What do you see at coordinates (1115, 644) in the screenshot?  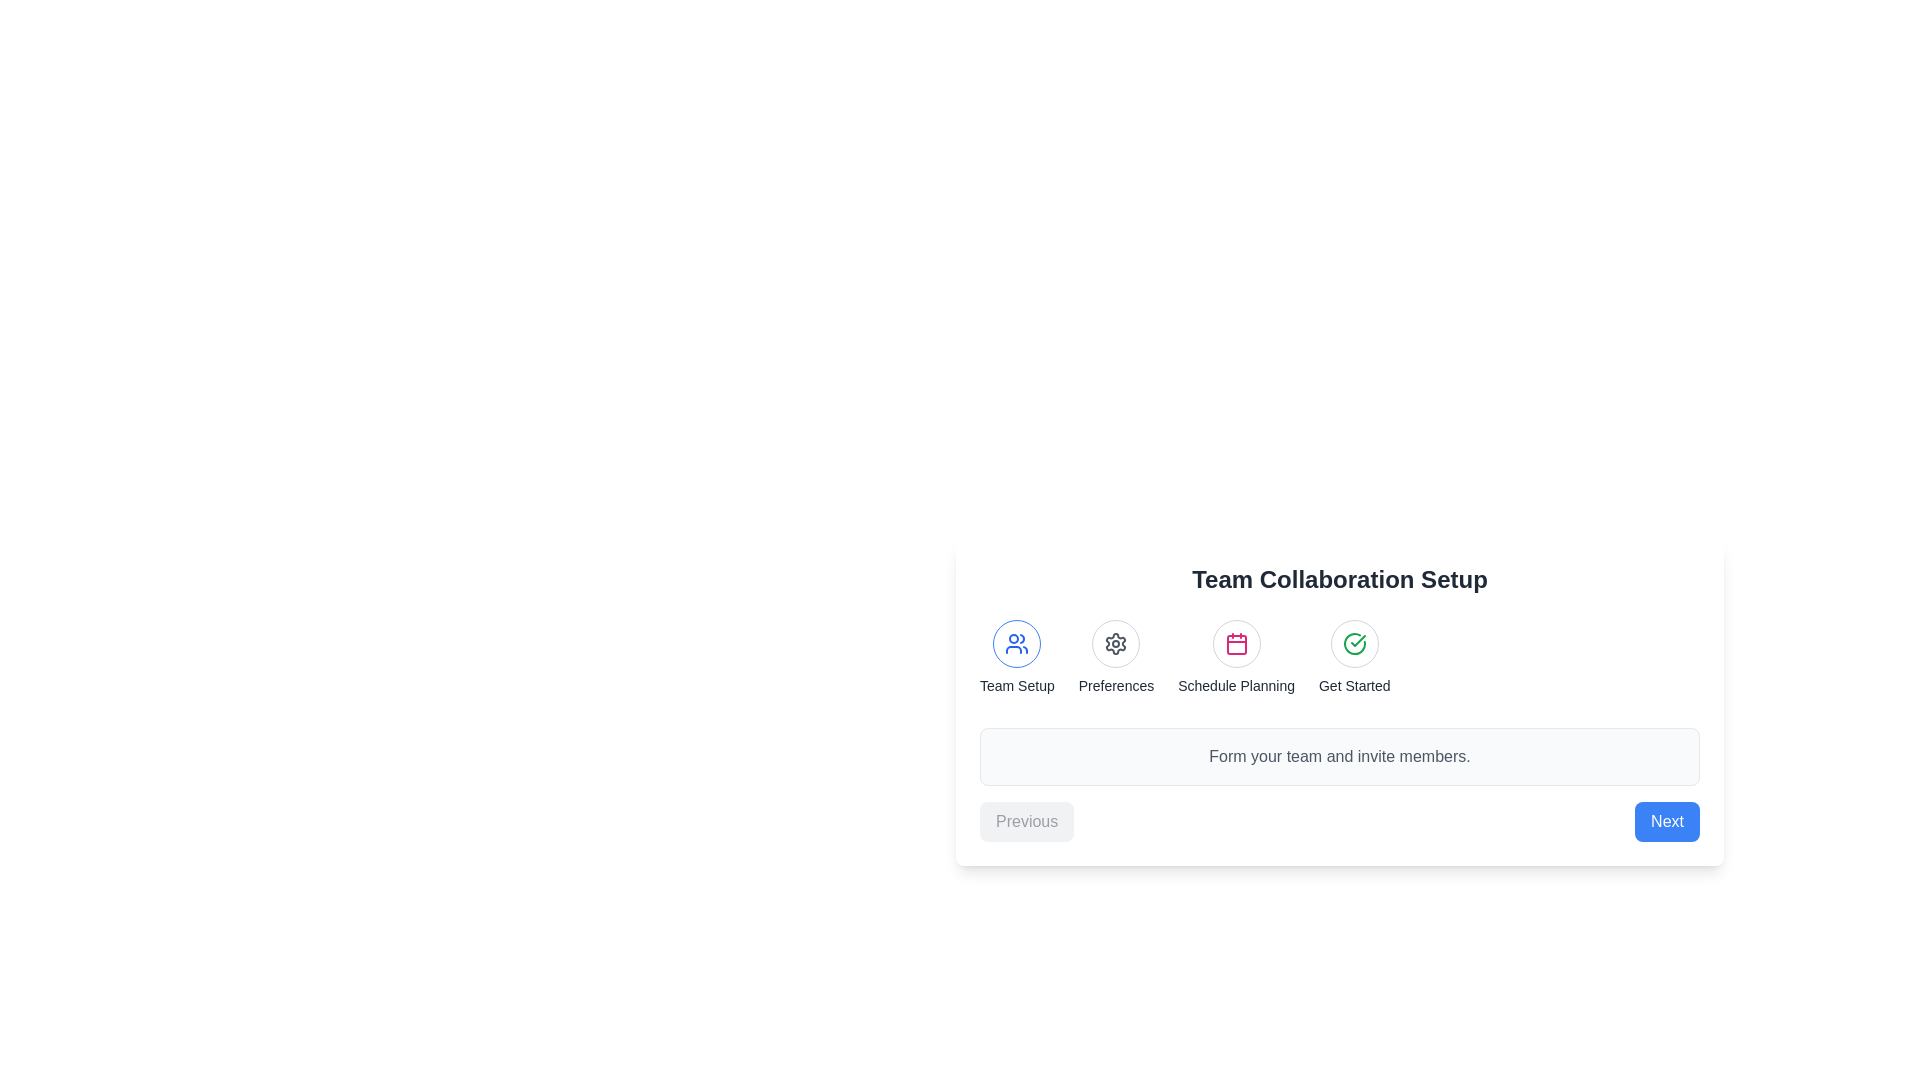 I see `the settings icon located in the 'Preferences' section` at bounding box center [1115, 644].